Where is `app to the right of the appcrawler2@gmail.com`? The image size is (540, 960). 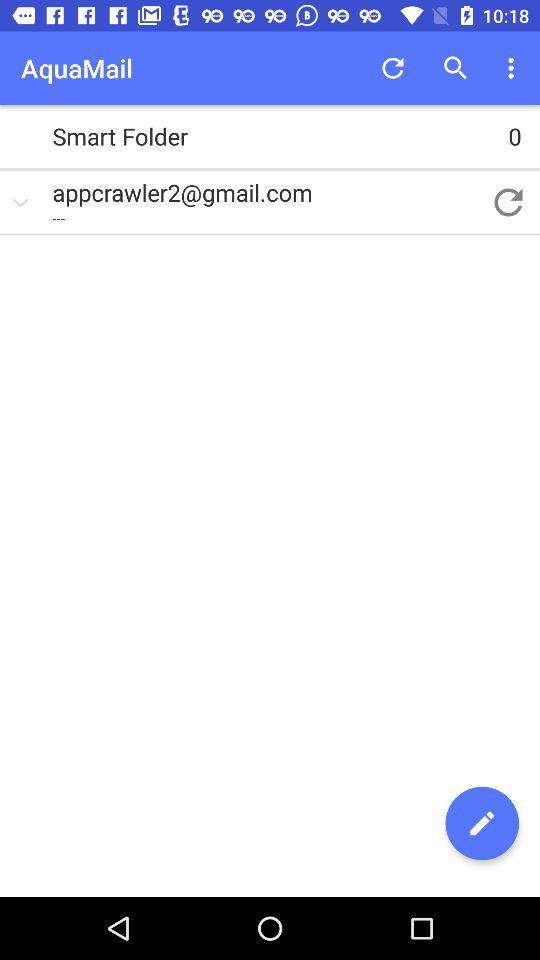 app to the right of the appcrawler2@gmail.com is located at coordinates (508, 202).